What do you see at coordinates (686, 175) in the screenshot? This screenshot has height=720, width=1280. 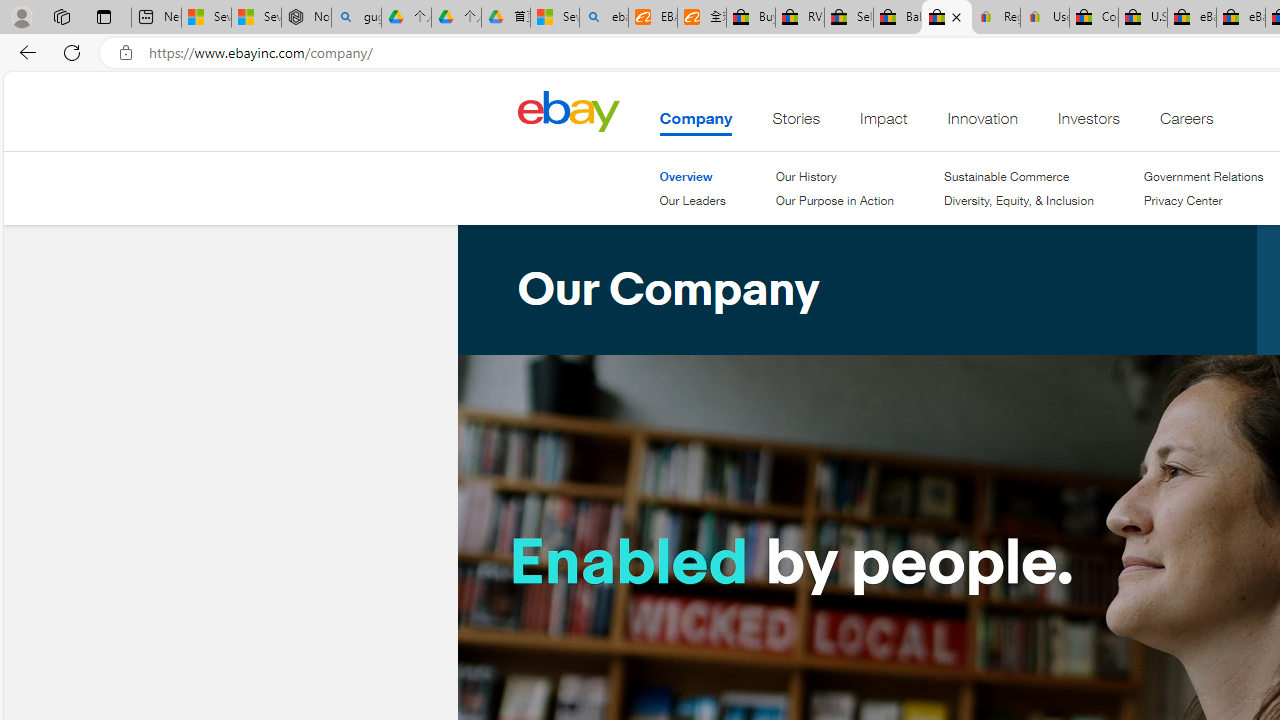 I see `'Overview'` at bounding box center [686, 175].